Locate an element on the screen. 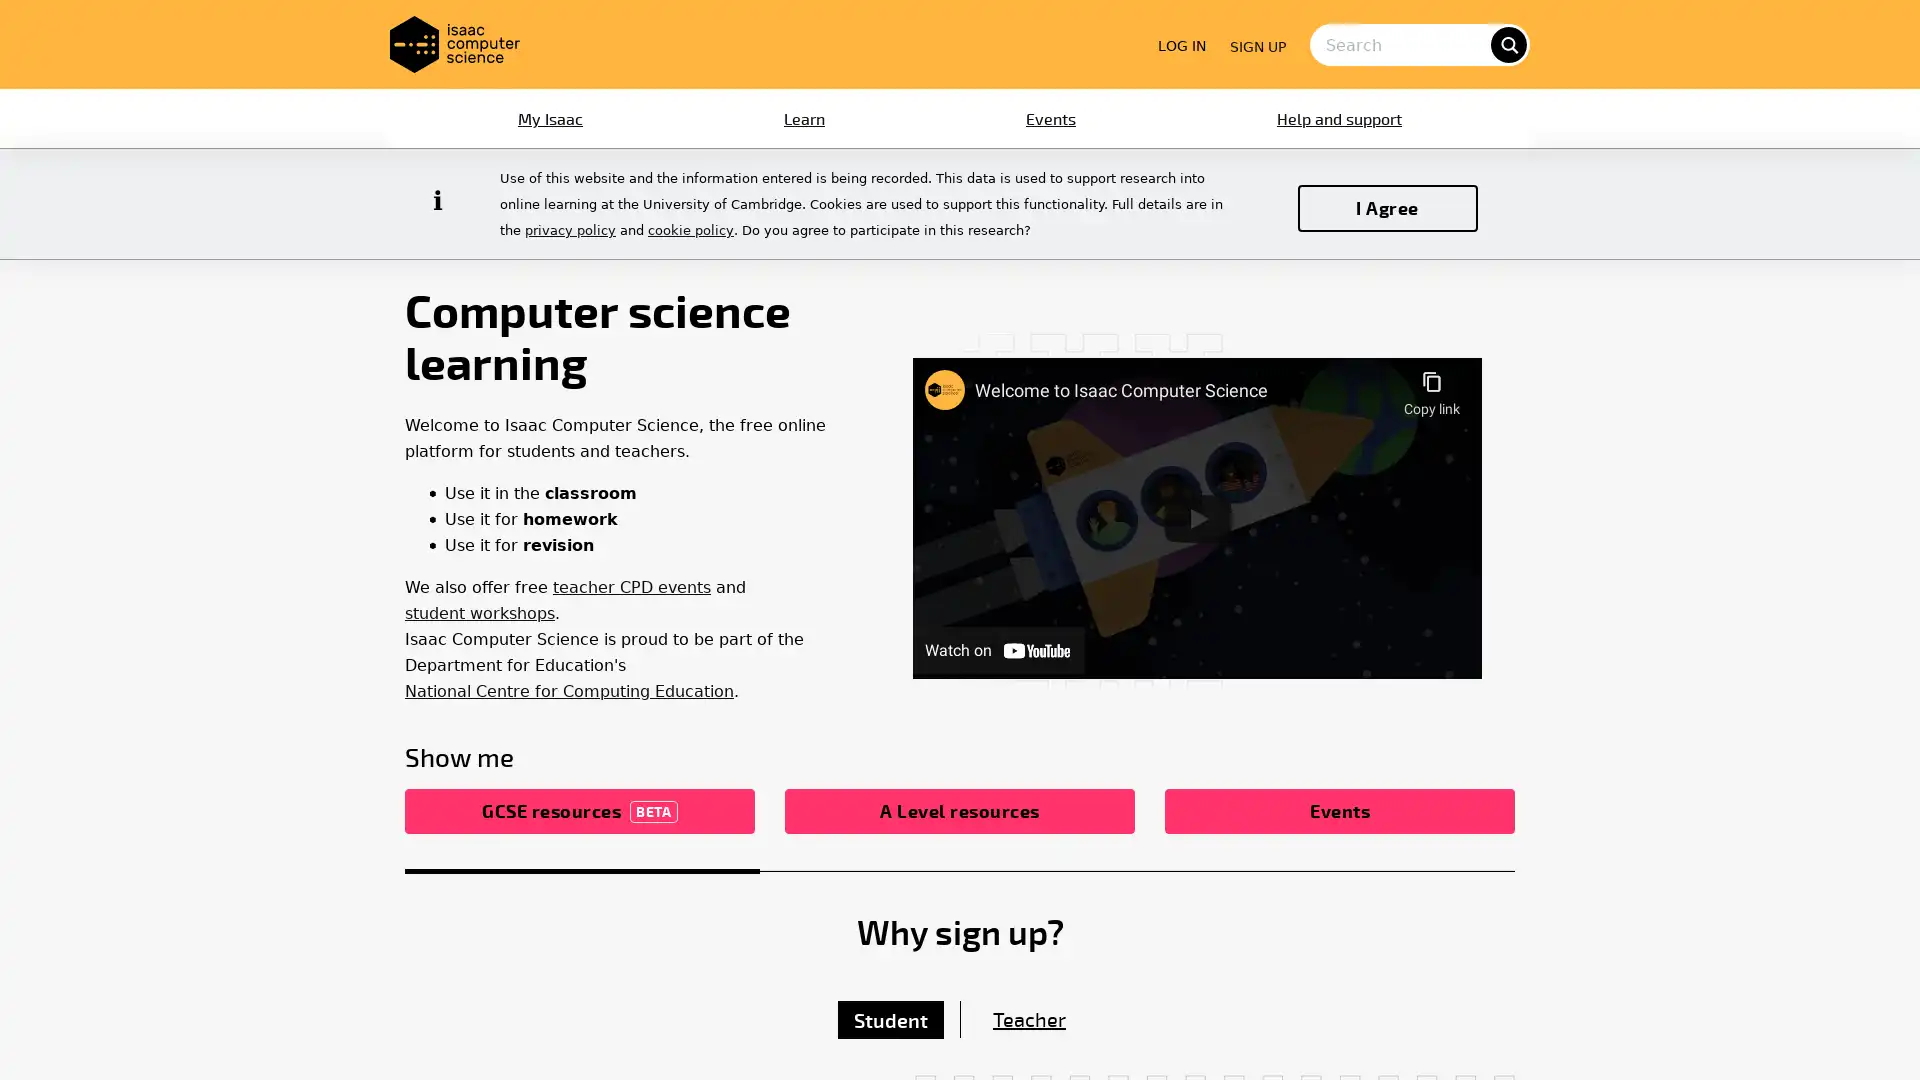 This screenshot has height=1080, width=1920. search is located at coordinates (1507, 43).